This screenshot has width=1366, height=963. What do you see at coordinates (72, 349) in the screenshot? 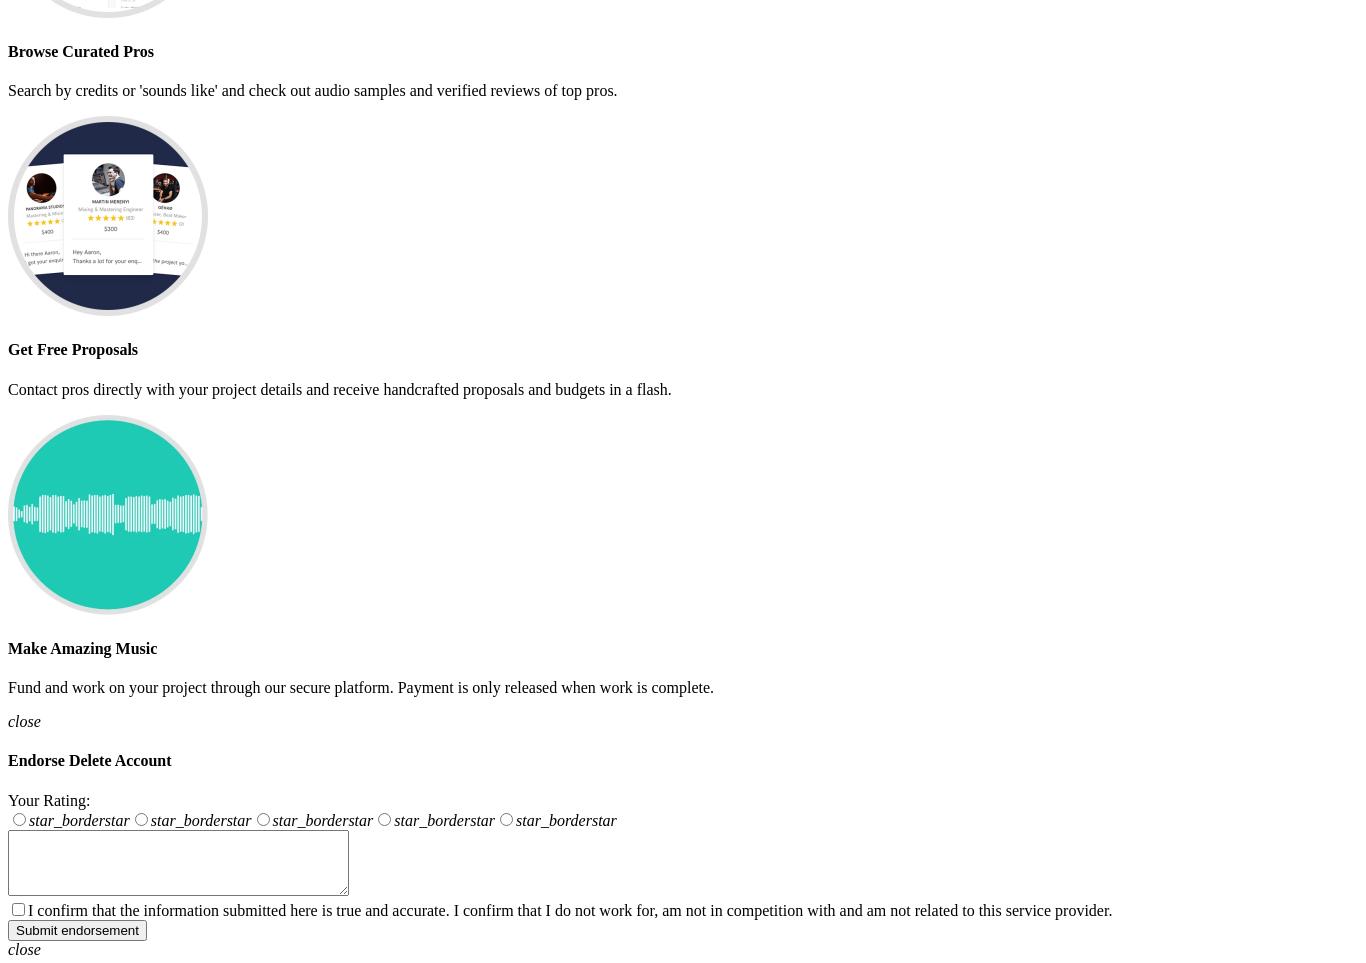
I see `'Get Free Proposals'` at bounding box center [72, 349].